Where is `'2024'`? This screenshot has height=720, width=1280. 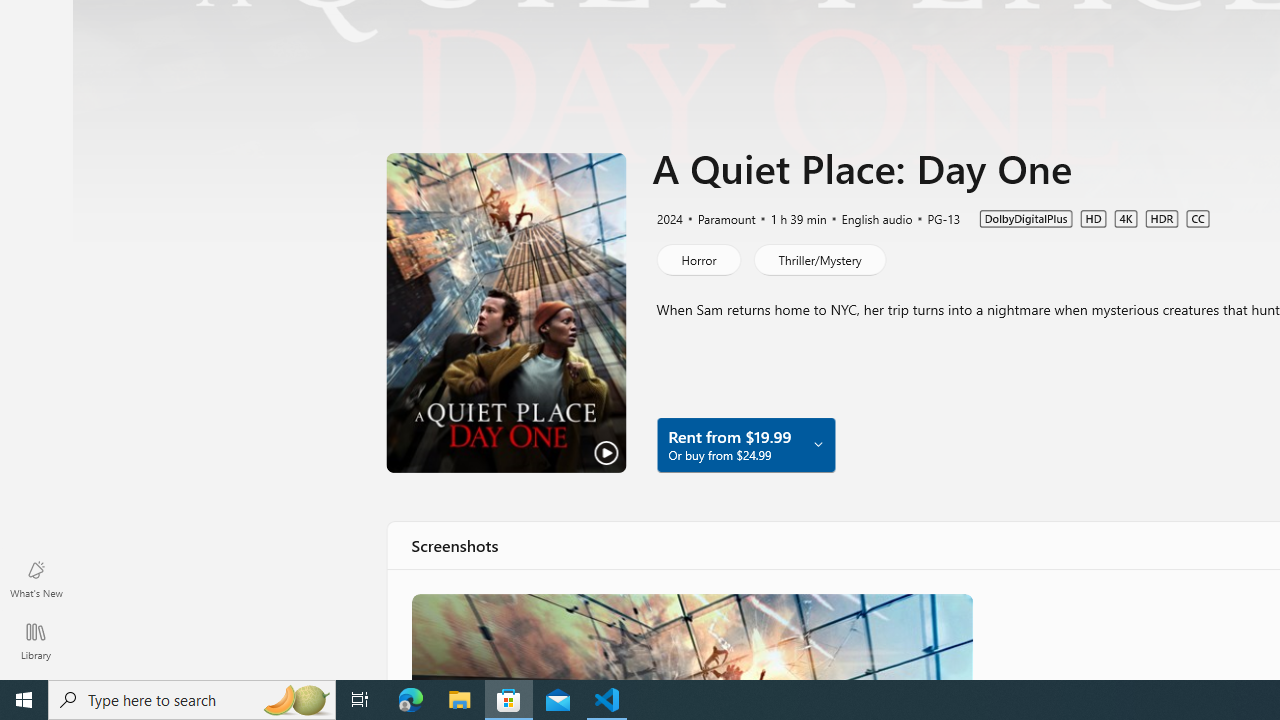
'2024' is located at coordinates (668, 218).